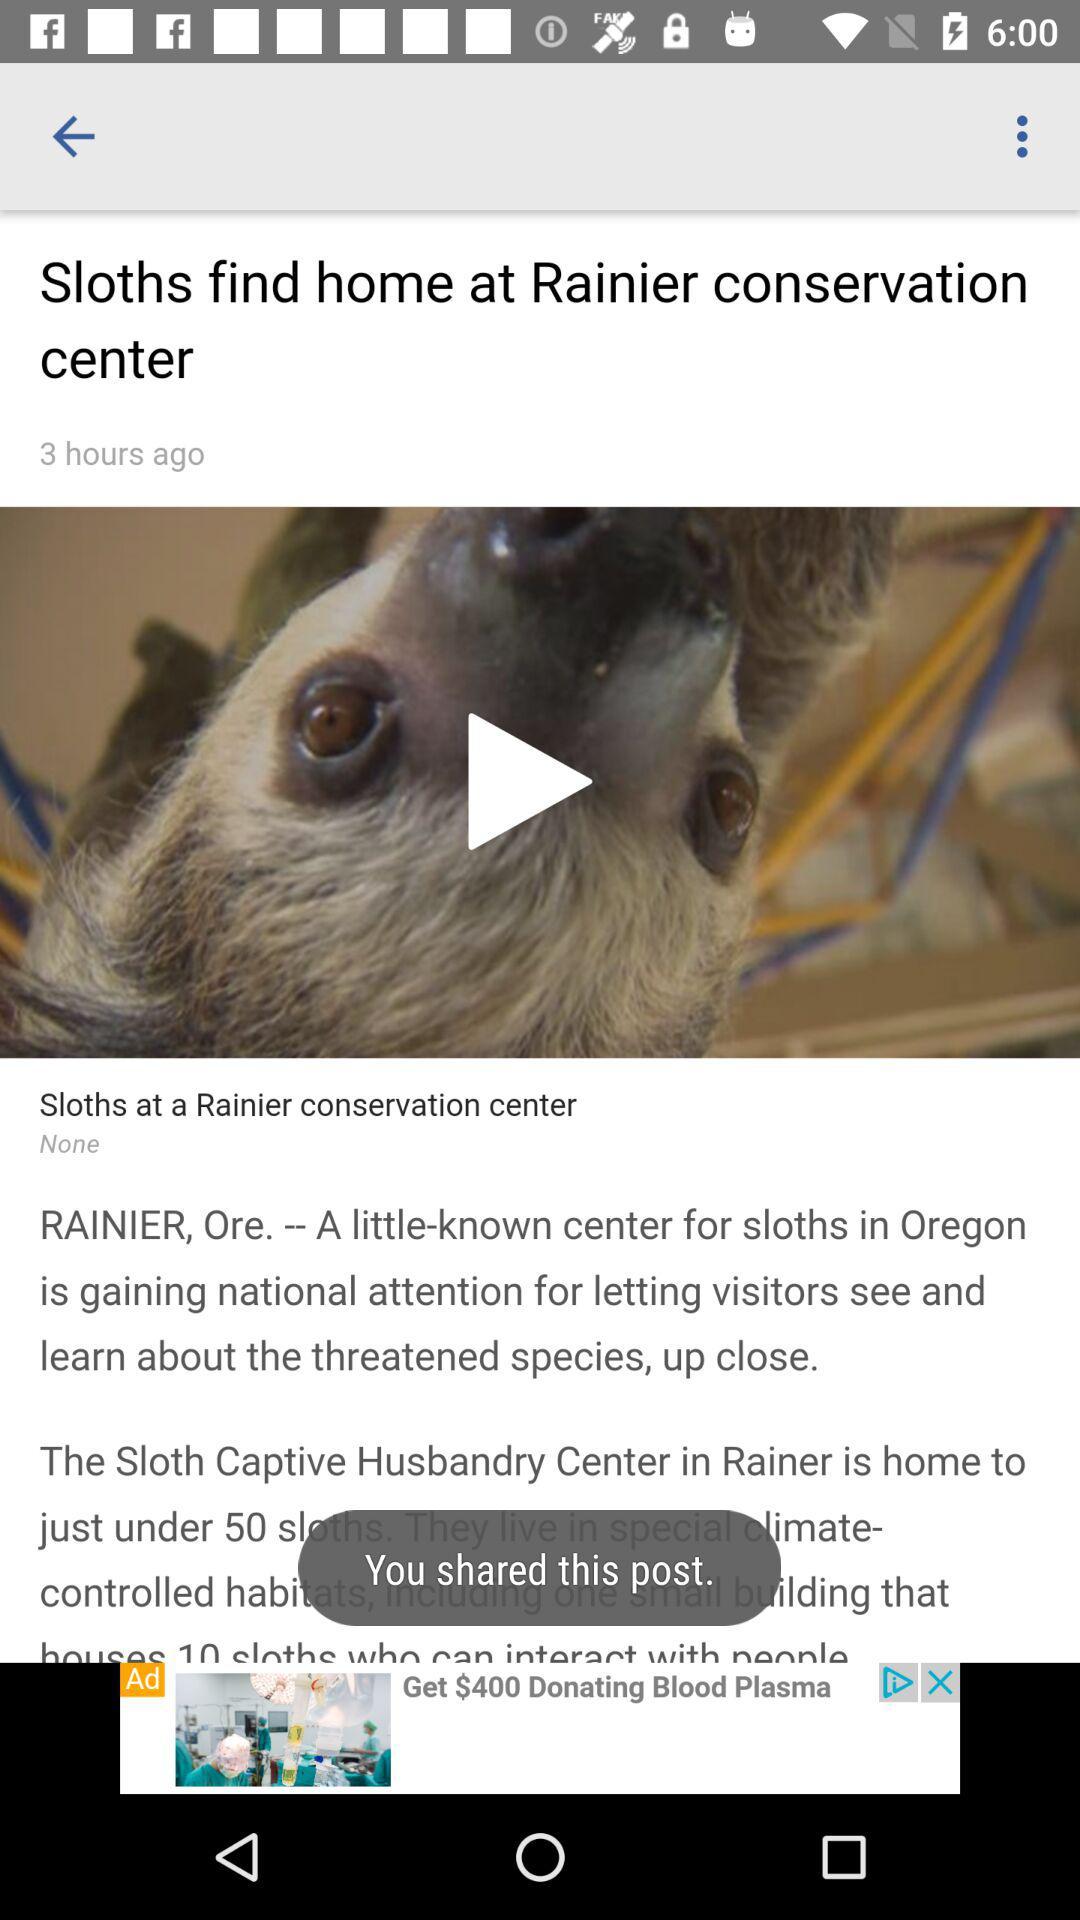 The image size is (1080, 1920). Describe the element at coordinates (540, 1727) in the screenshot. I see `click advertisement` at that location.